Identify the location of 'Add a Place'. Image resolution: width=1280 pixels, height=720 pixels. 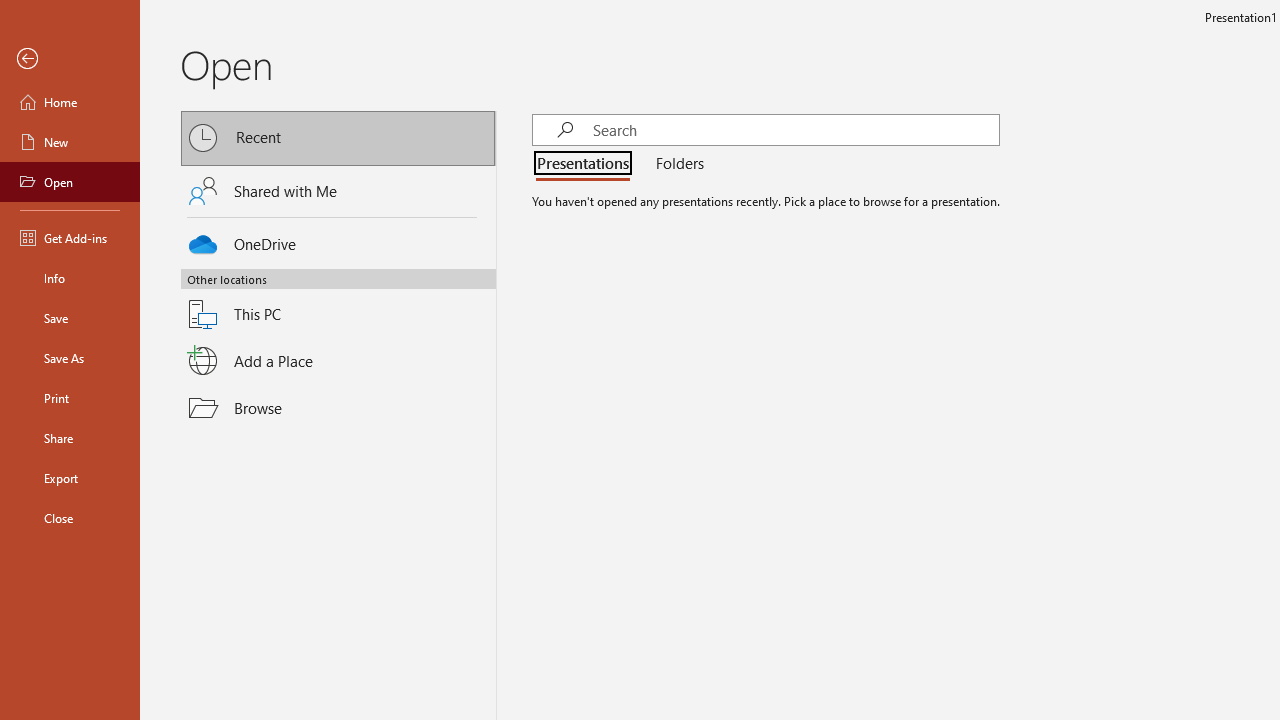
(338, 361).